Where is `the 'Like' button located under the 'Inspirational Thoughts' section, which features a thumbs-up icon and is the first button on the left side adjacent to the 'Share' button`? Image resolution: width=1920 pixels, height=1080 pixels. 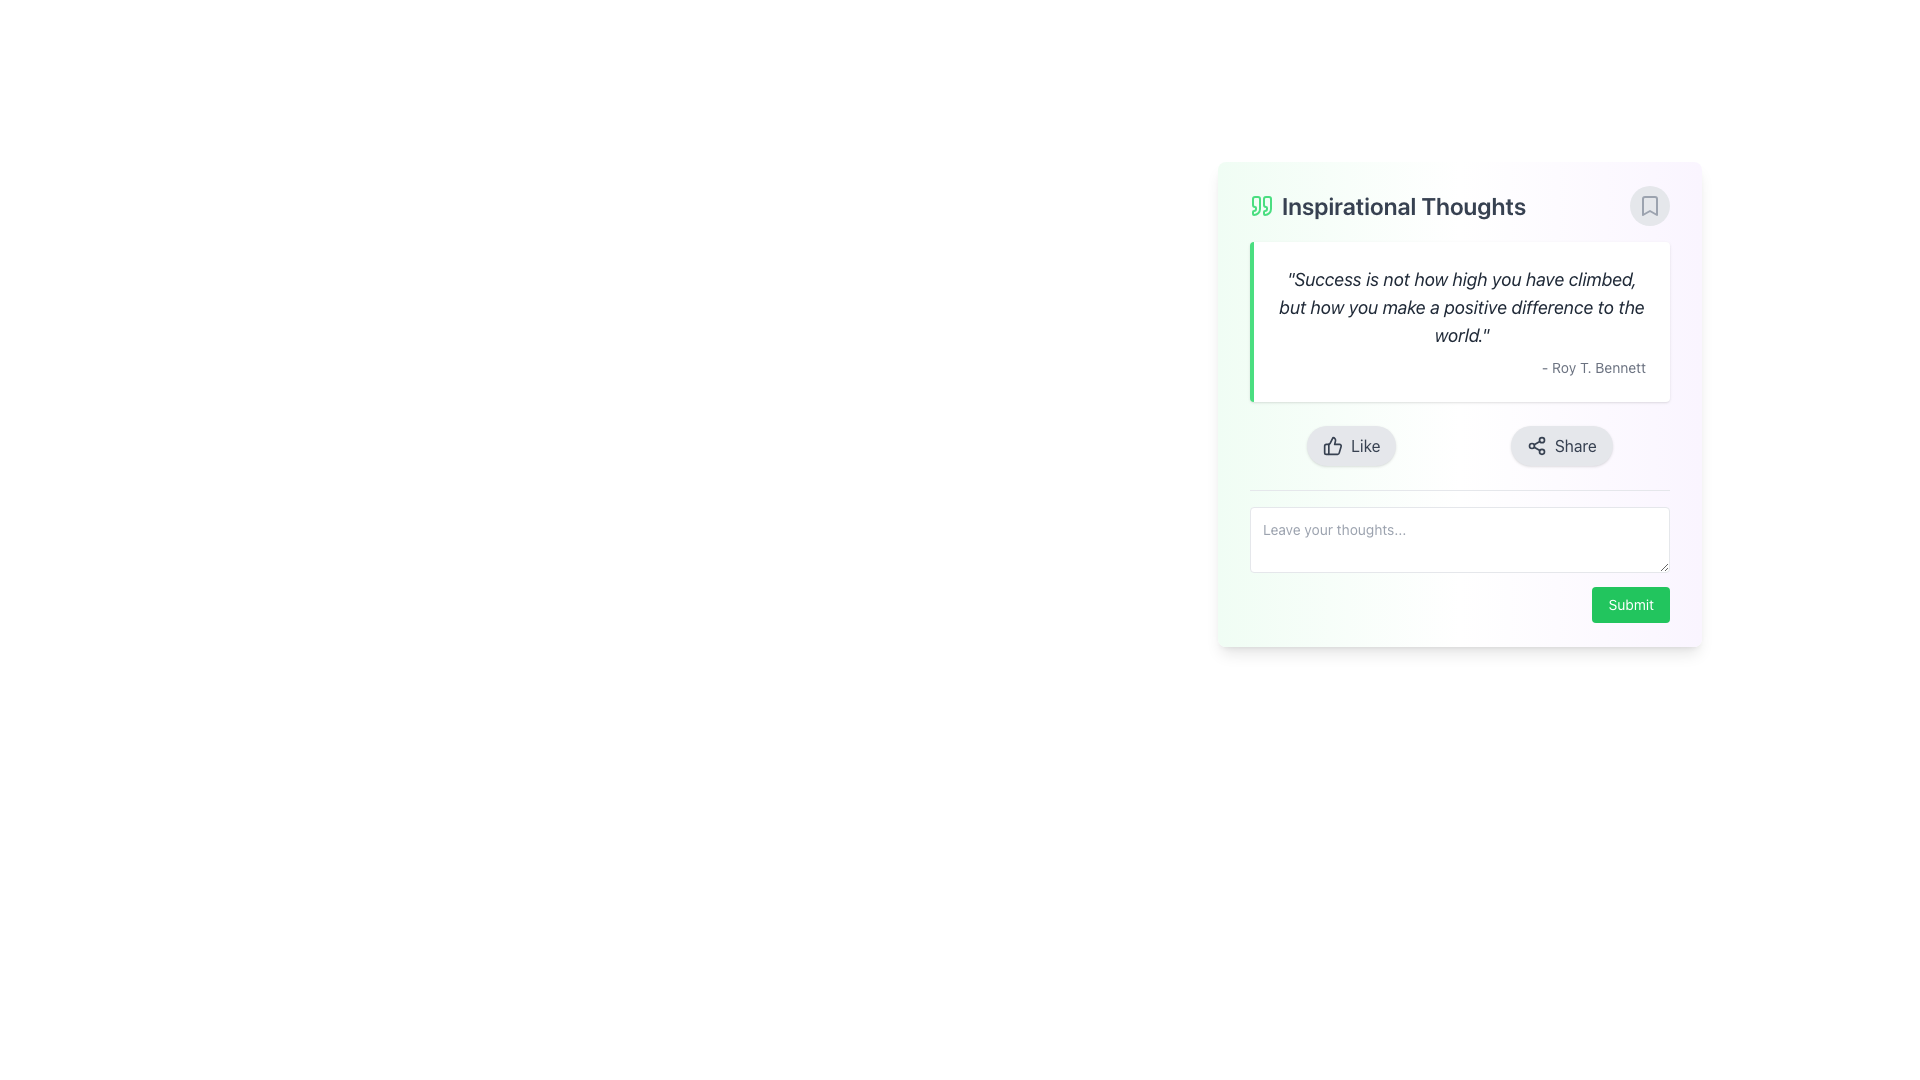
the 'Like' button located under the 'Inspirational Thoughts' section, which features a thumbs-up icon and is the first button on the left side adjacent to the 'Share' button is located at coordinates (1351, 445).